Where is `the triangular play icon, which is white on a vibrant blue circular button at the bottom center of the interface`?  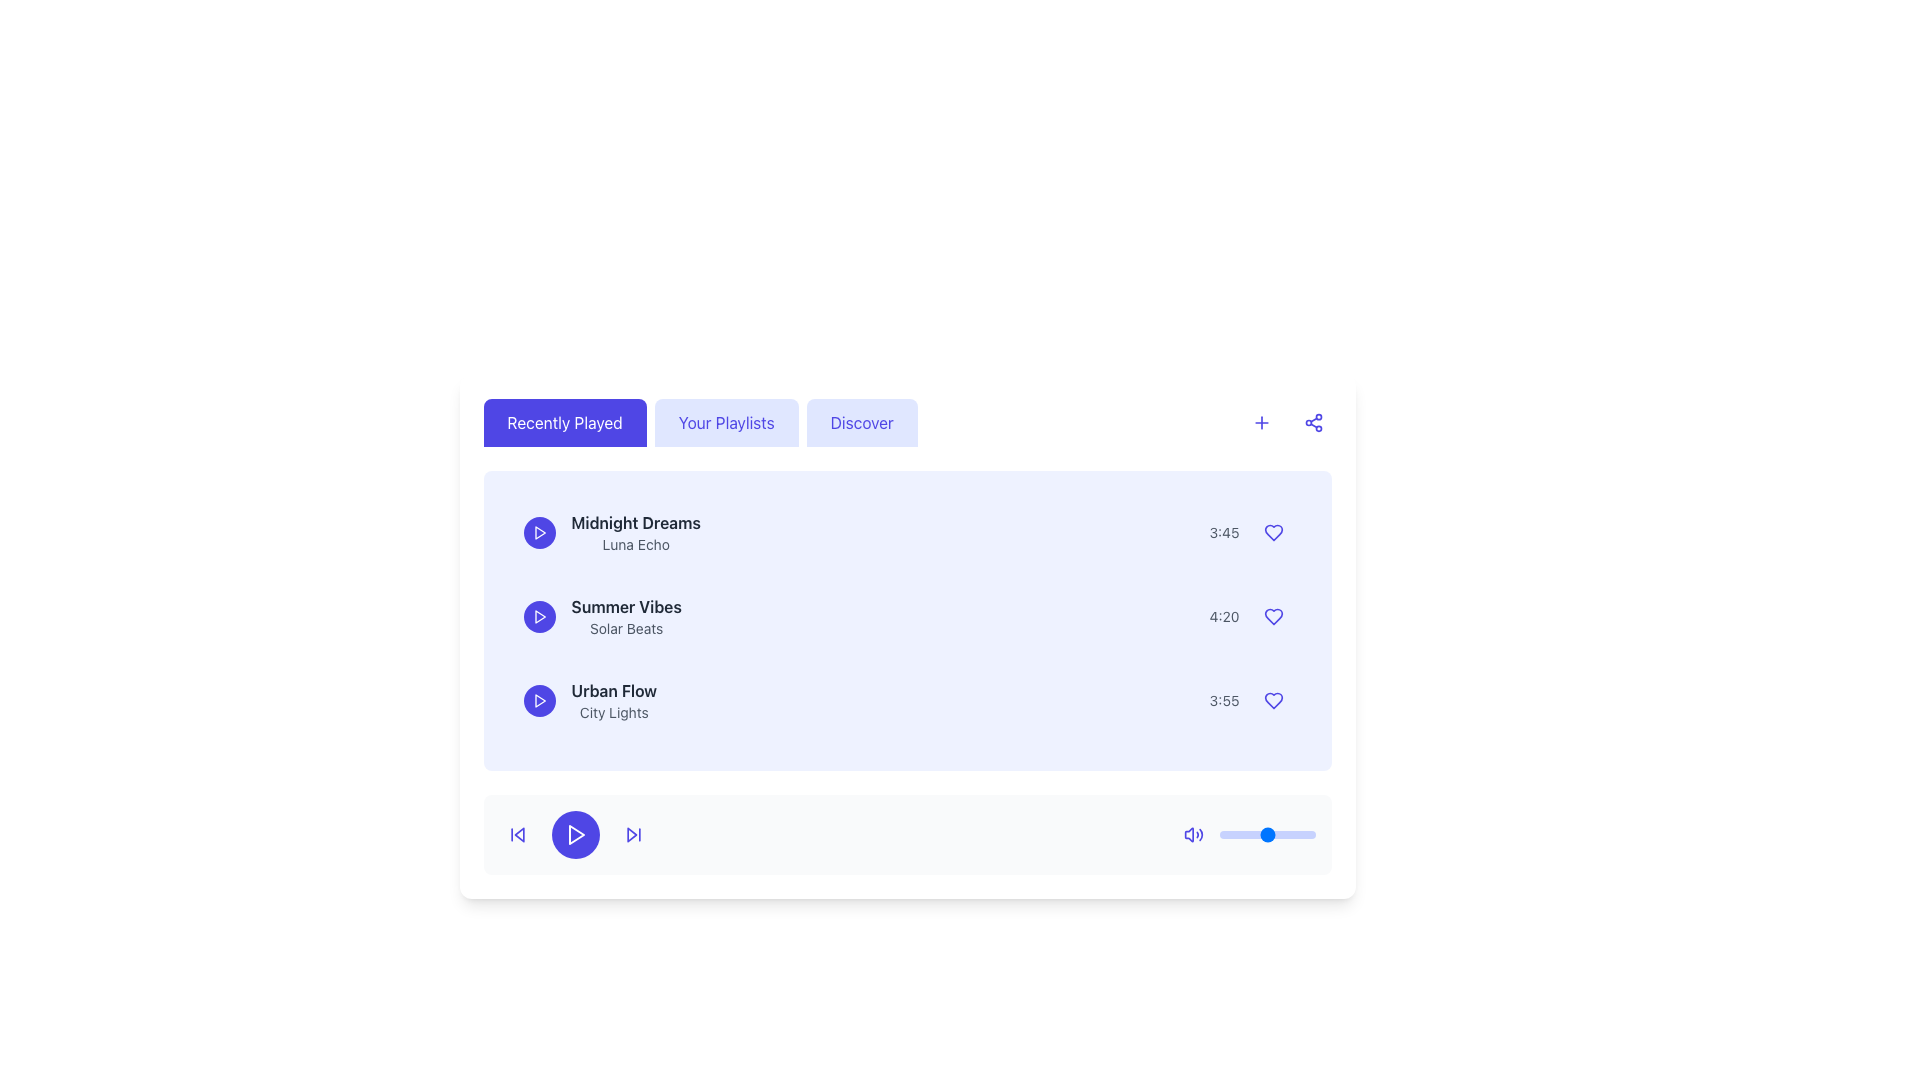 the triangular play icon, which is white on a vibrant blue circular button at the bottom center of the interface is located at coordinates (575, 834).